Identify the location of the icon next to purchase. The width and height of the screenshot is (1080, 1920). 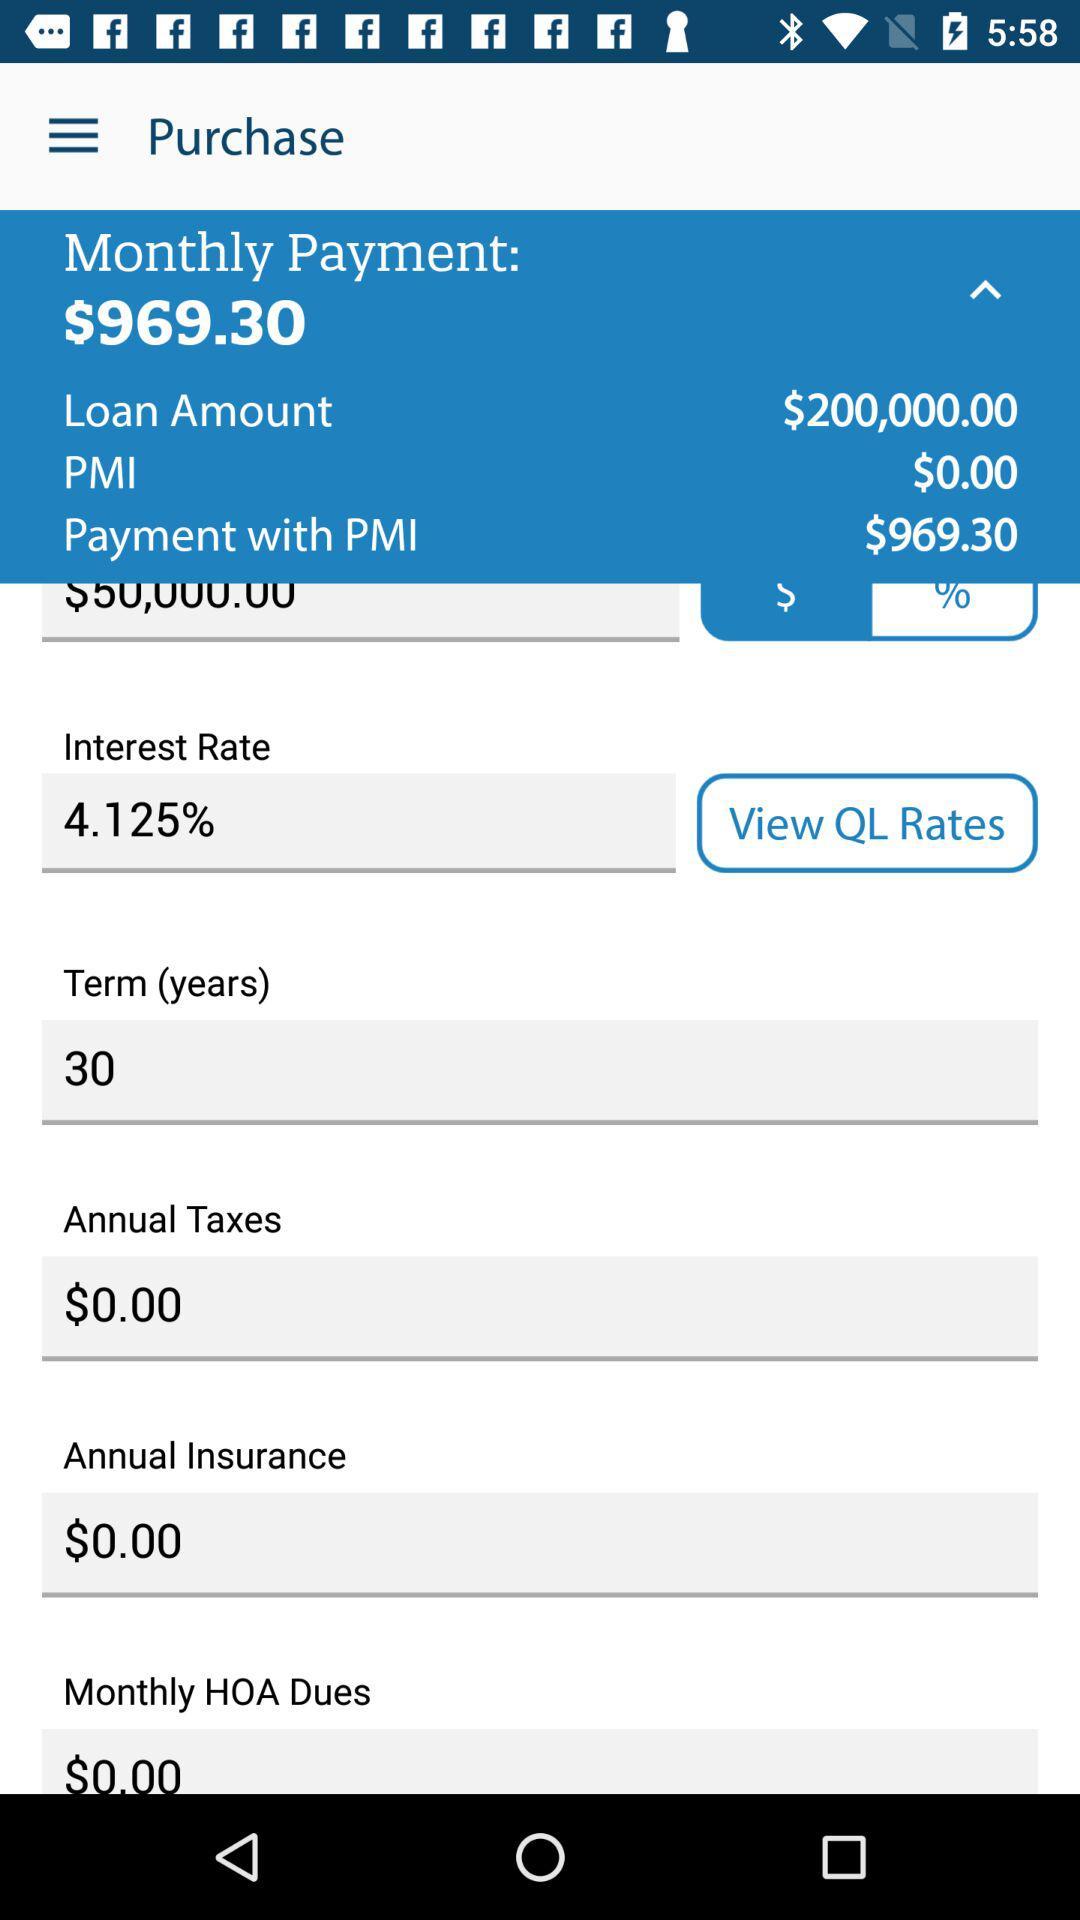
(72, 135).